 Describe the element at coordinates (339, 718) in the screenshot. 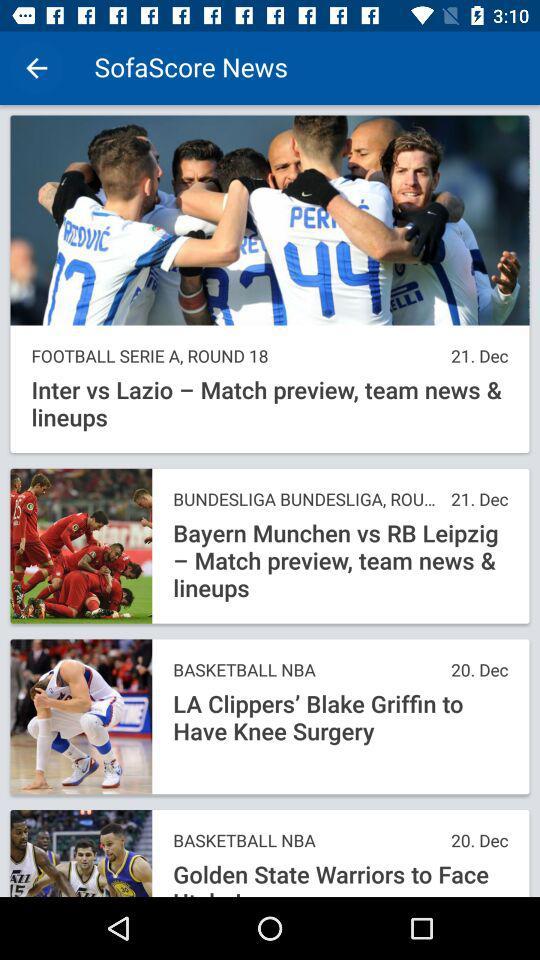

I see `the la clippers blake` at that location.